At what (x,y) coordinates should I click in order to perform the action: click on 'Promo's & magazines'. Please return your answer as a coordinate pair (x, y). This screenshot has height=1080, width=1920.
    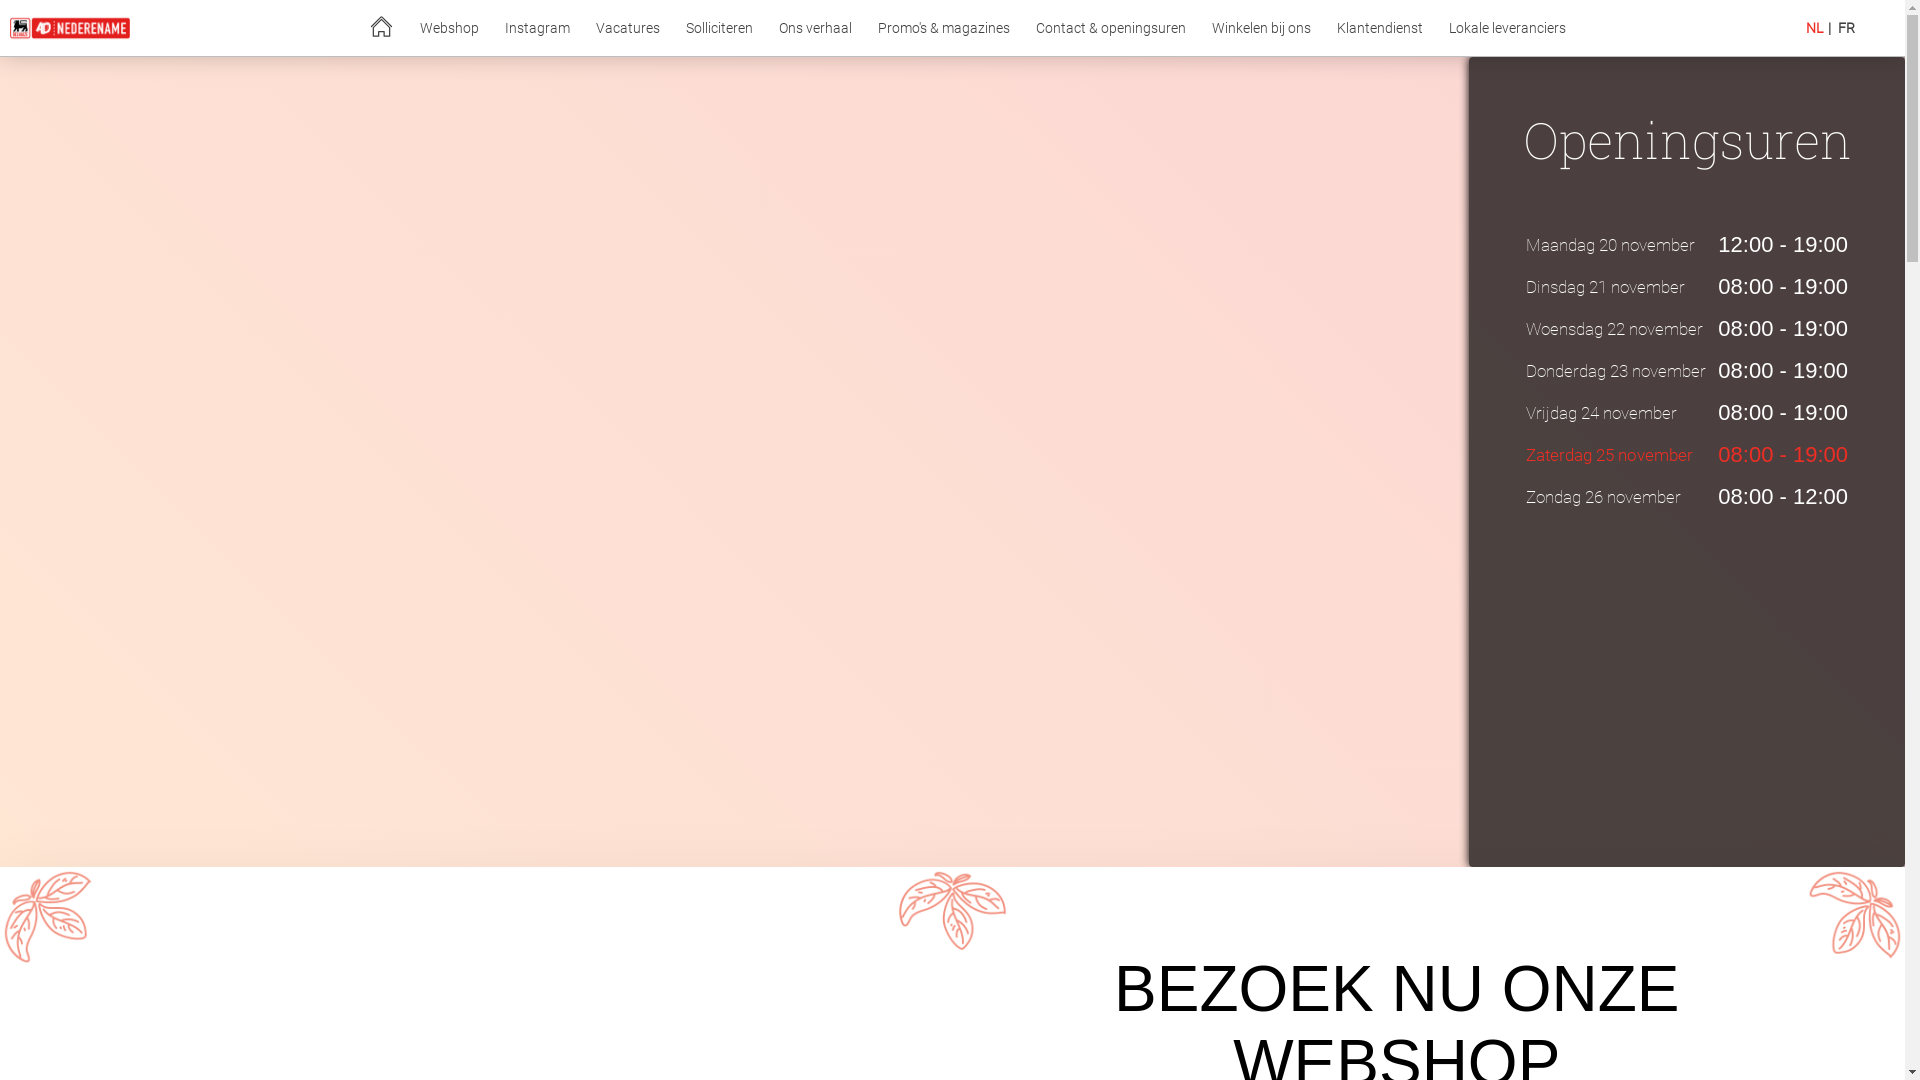
    Looking at the image, I should click on (943, 27).